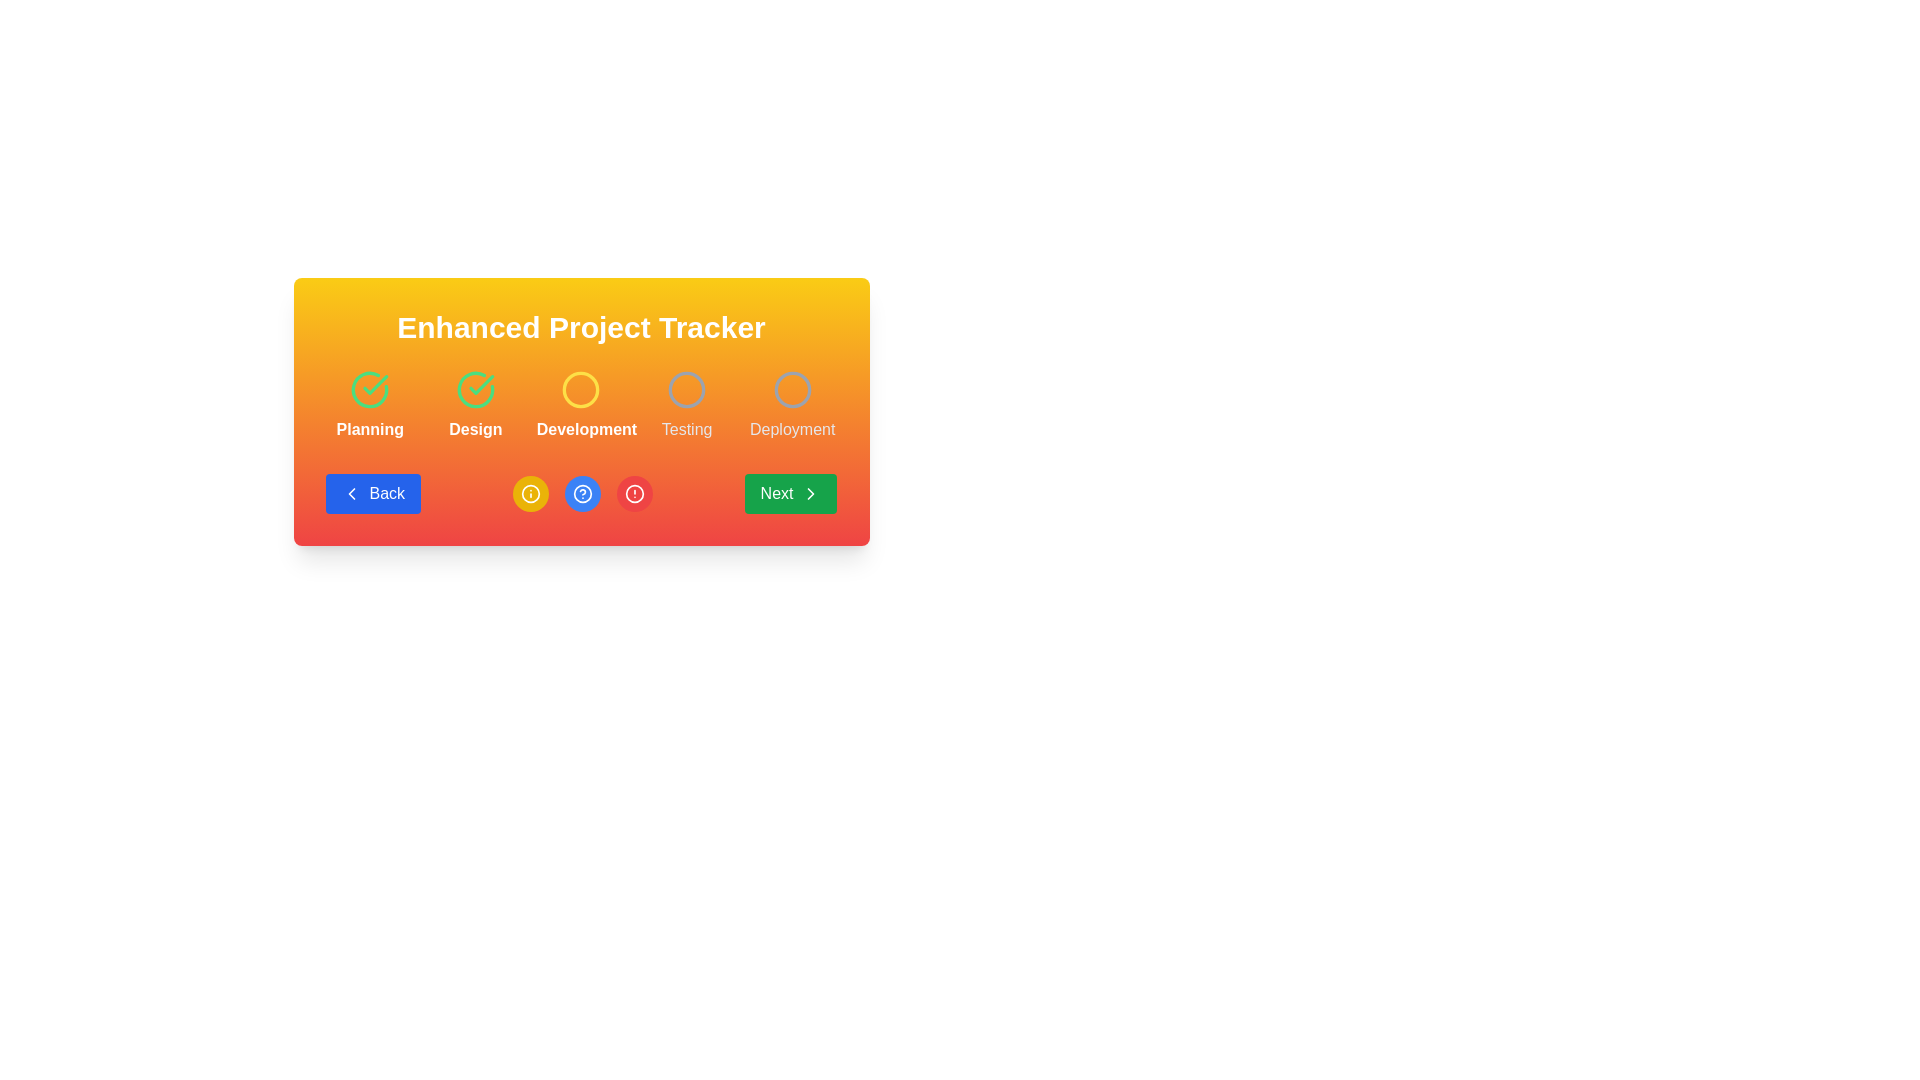 This screenshot has height=1080, width=1920. Describe the element at coordinates (581, 493) in the screenshot. I see `the blue circular button with a white question mark icon located below the 'Enhanced Project Tracker' title` at that location.